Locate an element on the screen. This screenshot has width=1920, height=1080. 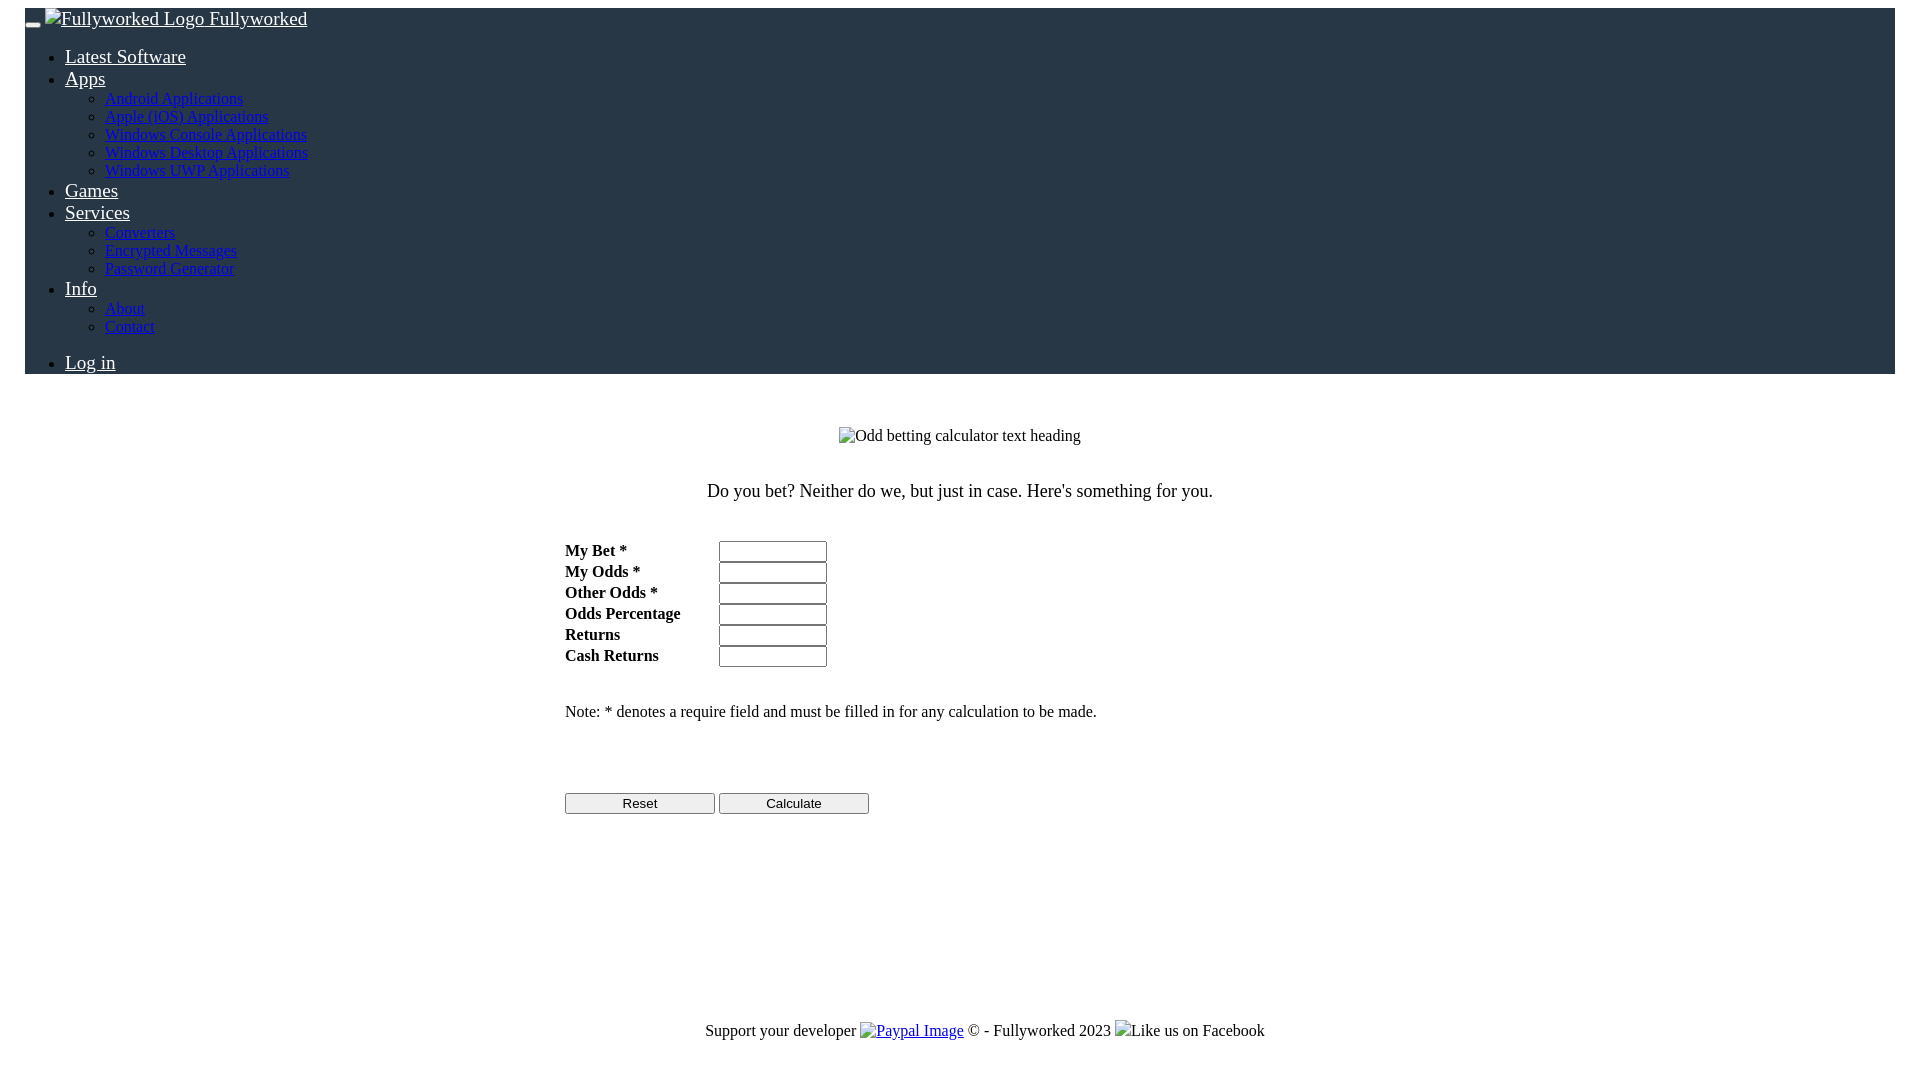
'Windows Console Applications' is located at coordinates (206, 134).